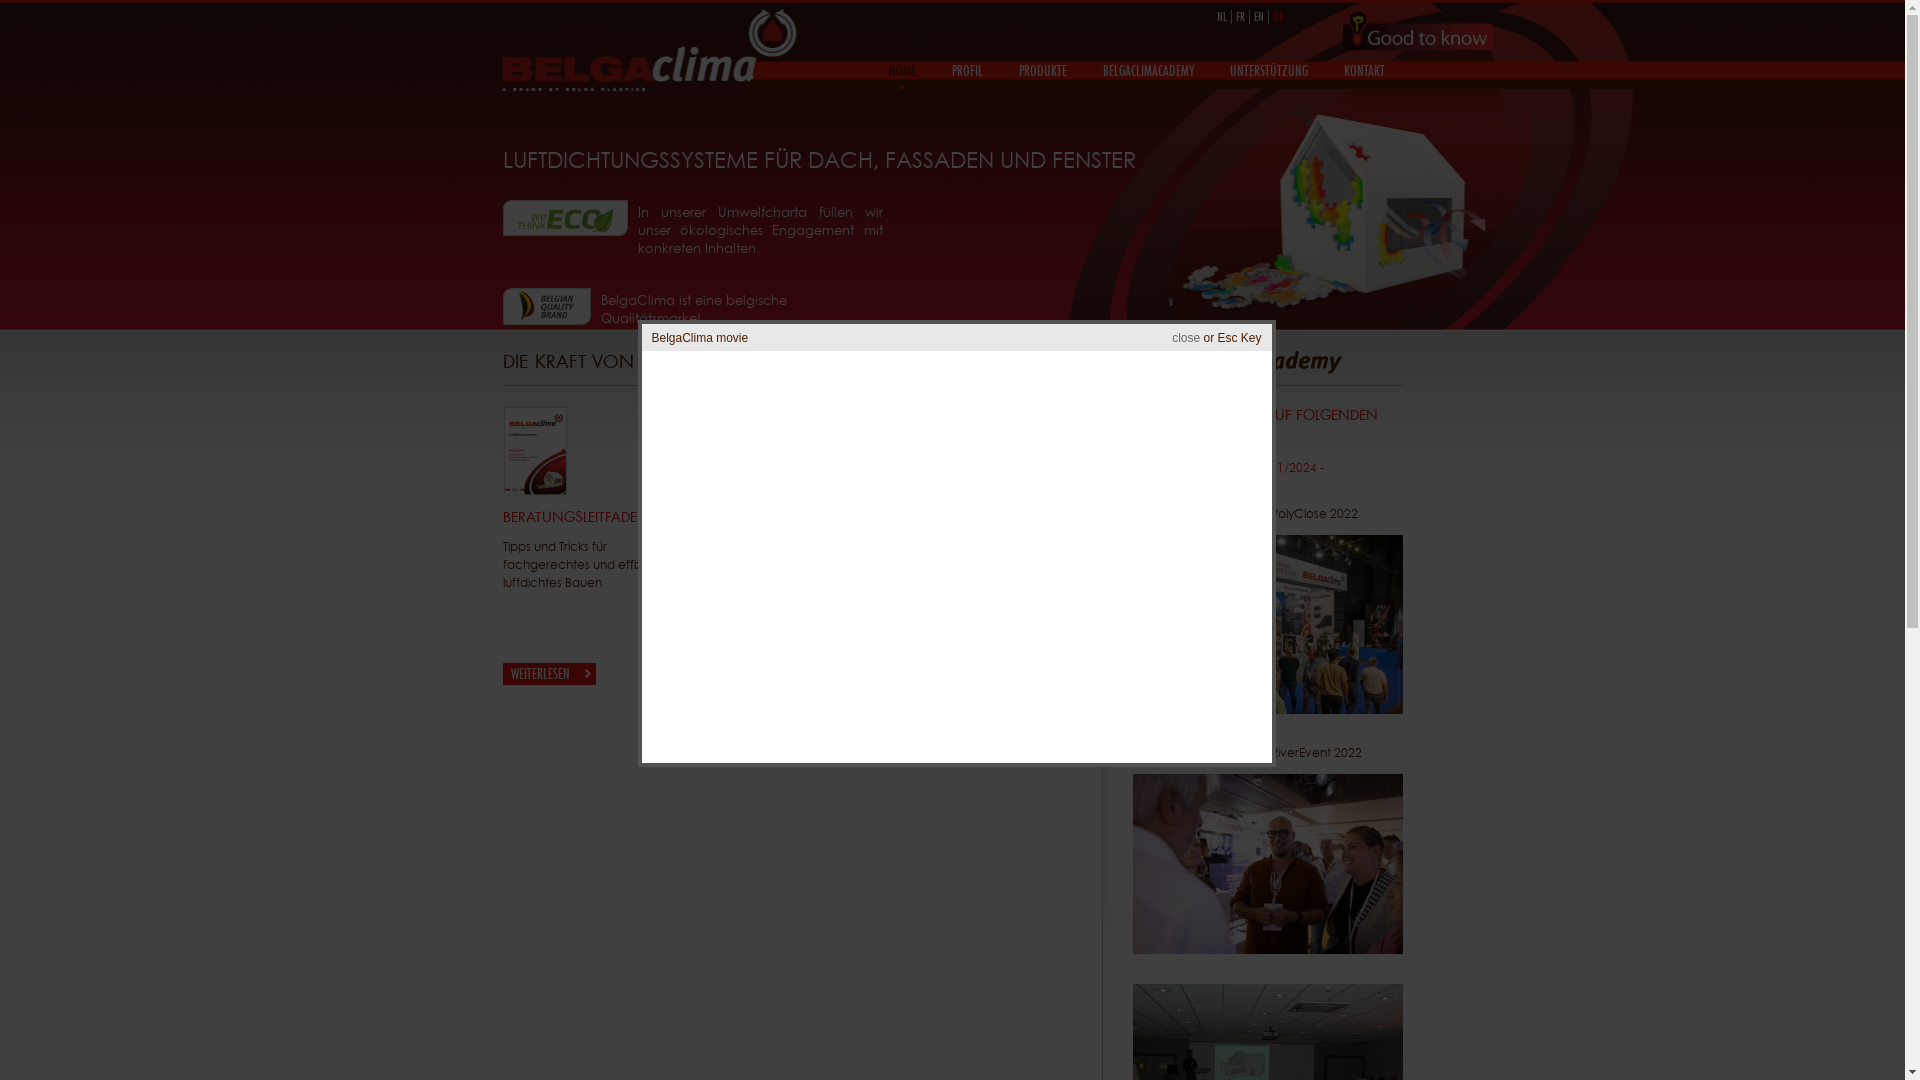  Describe the element at coordinates (1185, 337) in the screenshot. I see `'close'` at that location.